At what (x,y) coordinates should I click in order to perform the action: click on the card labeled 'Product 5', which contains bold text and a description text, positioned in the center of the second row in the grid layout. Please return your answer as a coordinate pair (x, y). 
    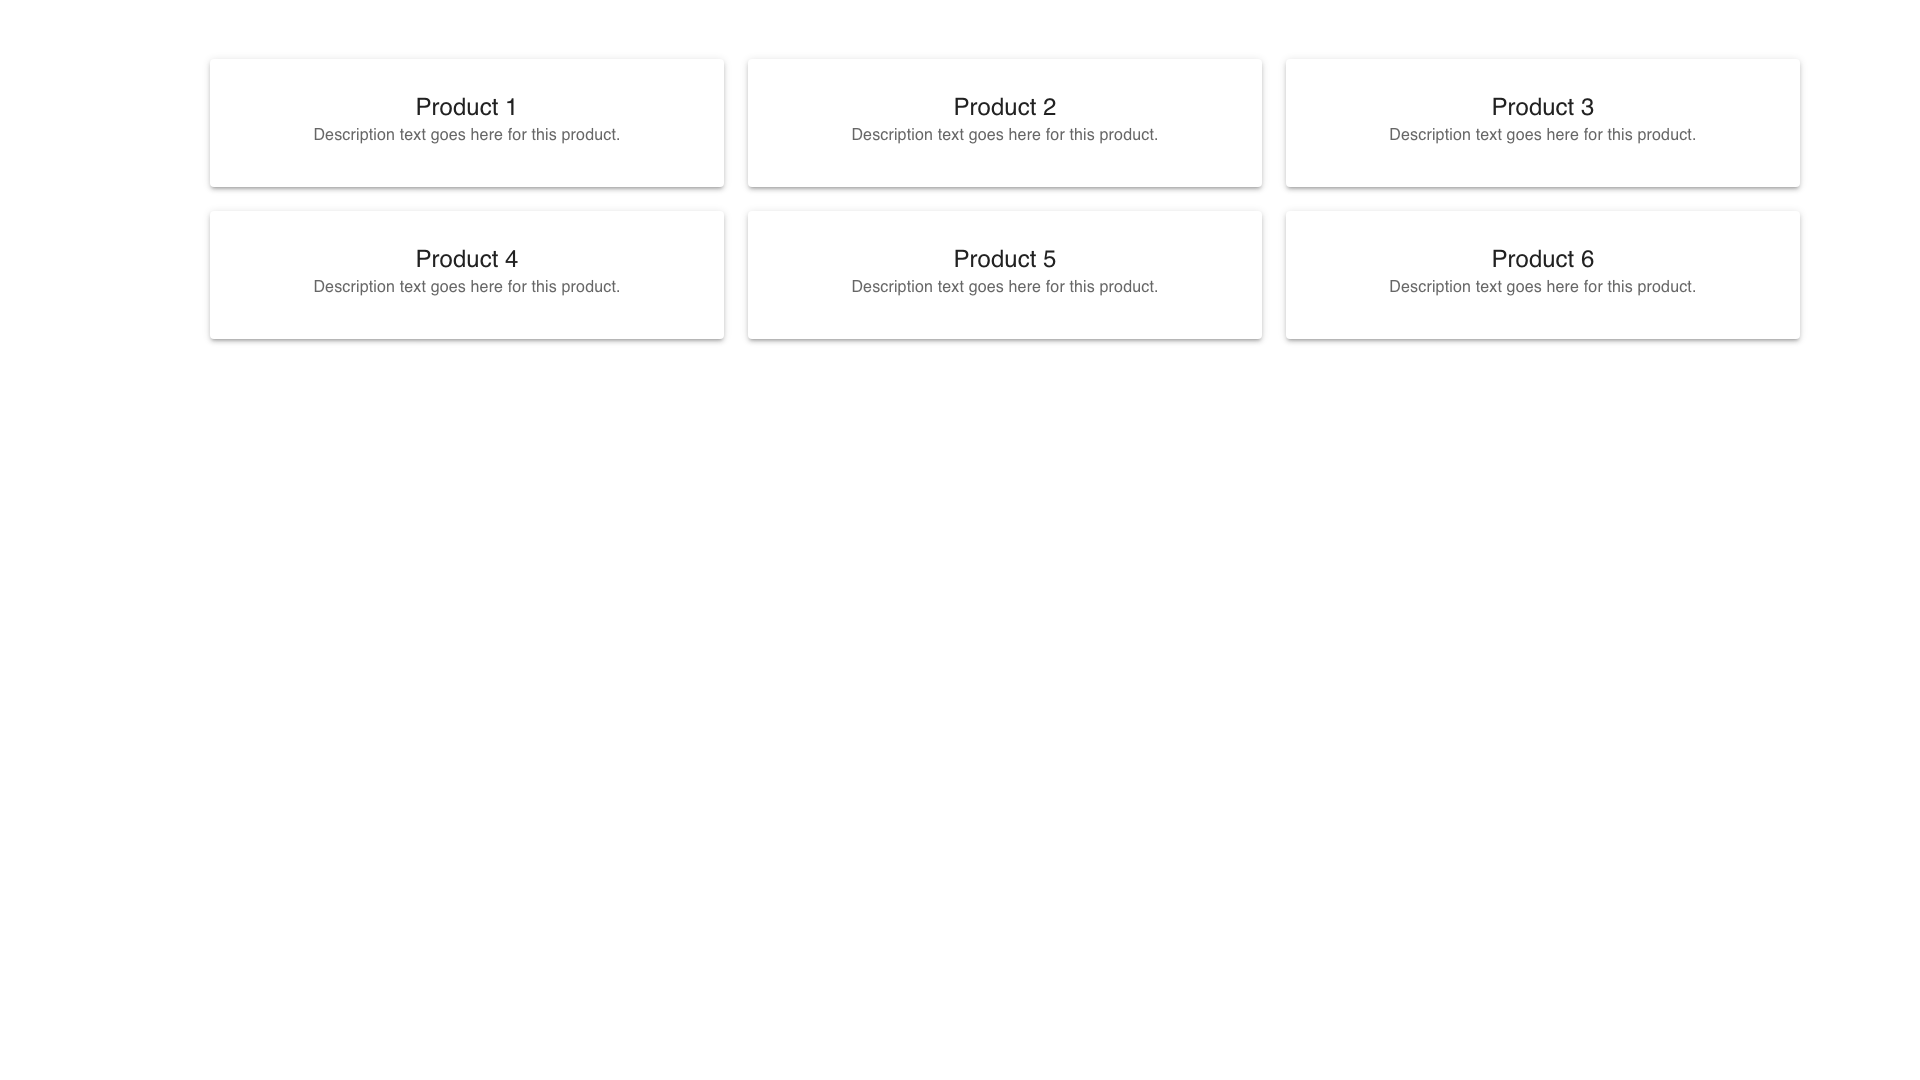
    Looking at the image, I should click on (1004, 274).